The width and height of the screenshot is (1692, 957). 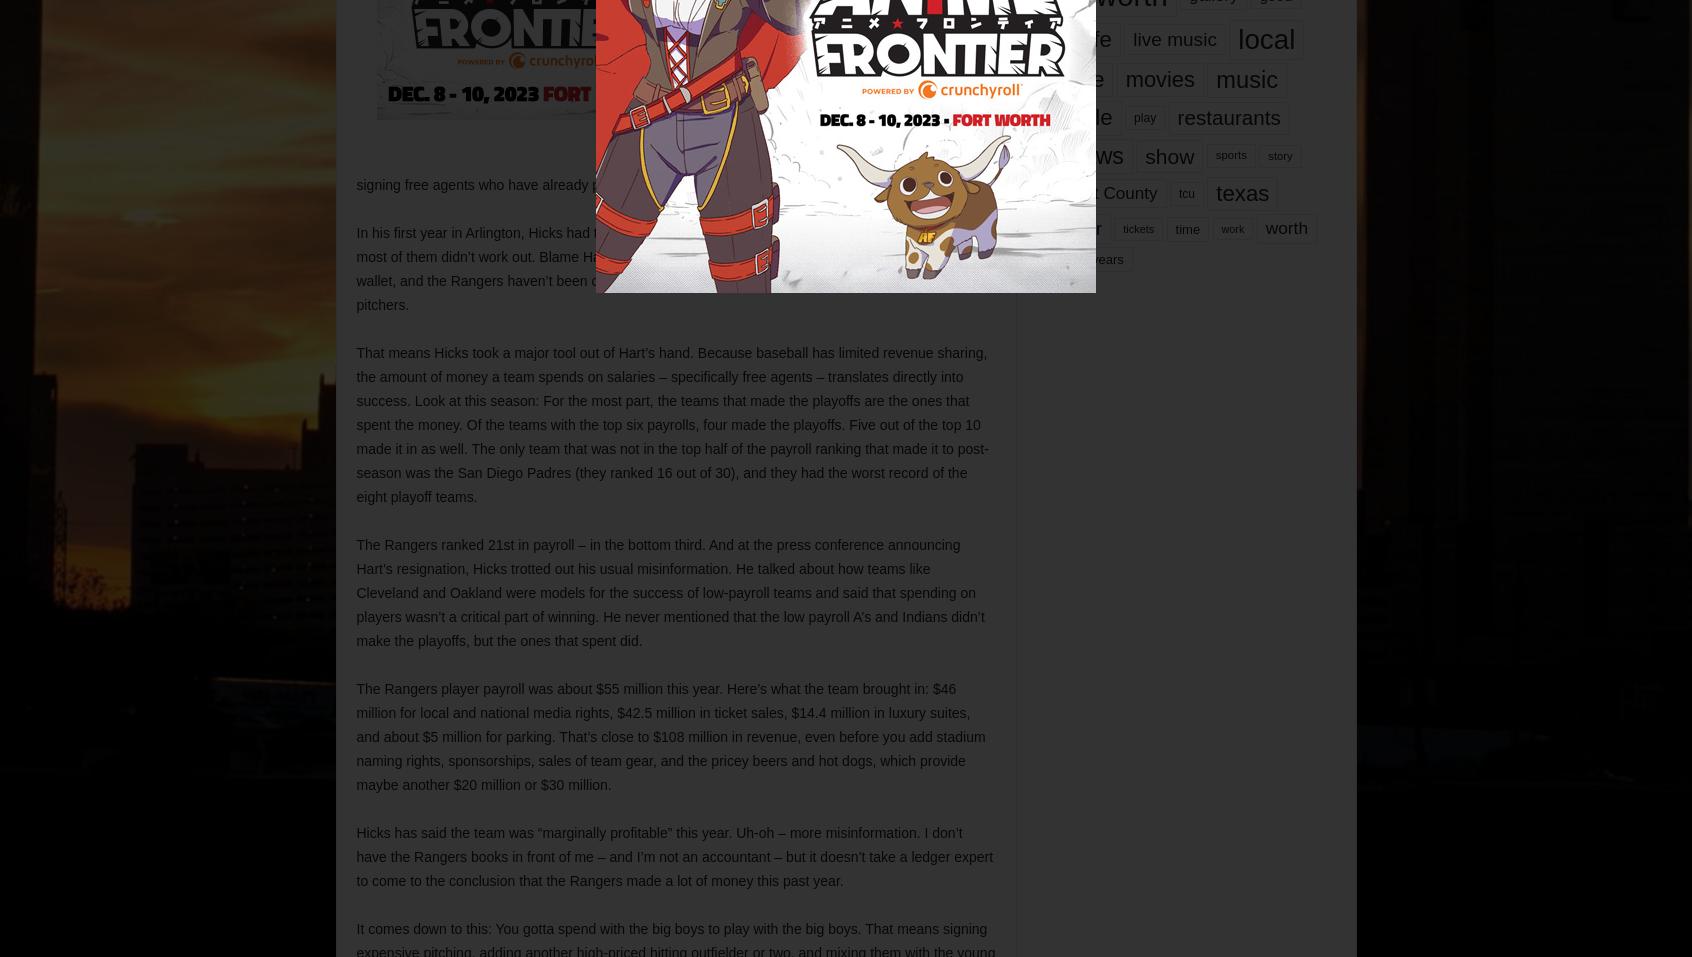 I want to click on 'work', so click(x=1232, y=226).